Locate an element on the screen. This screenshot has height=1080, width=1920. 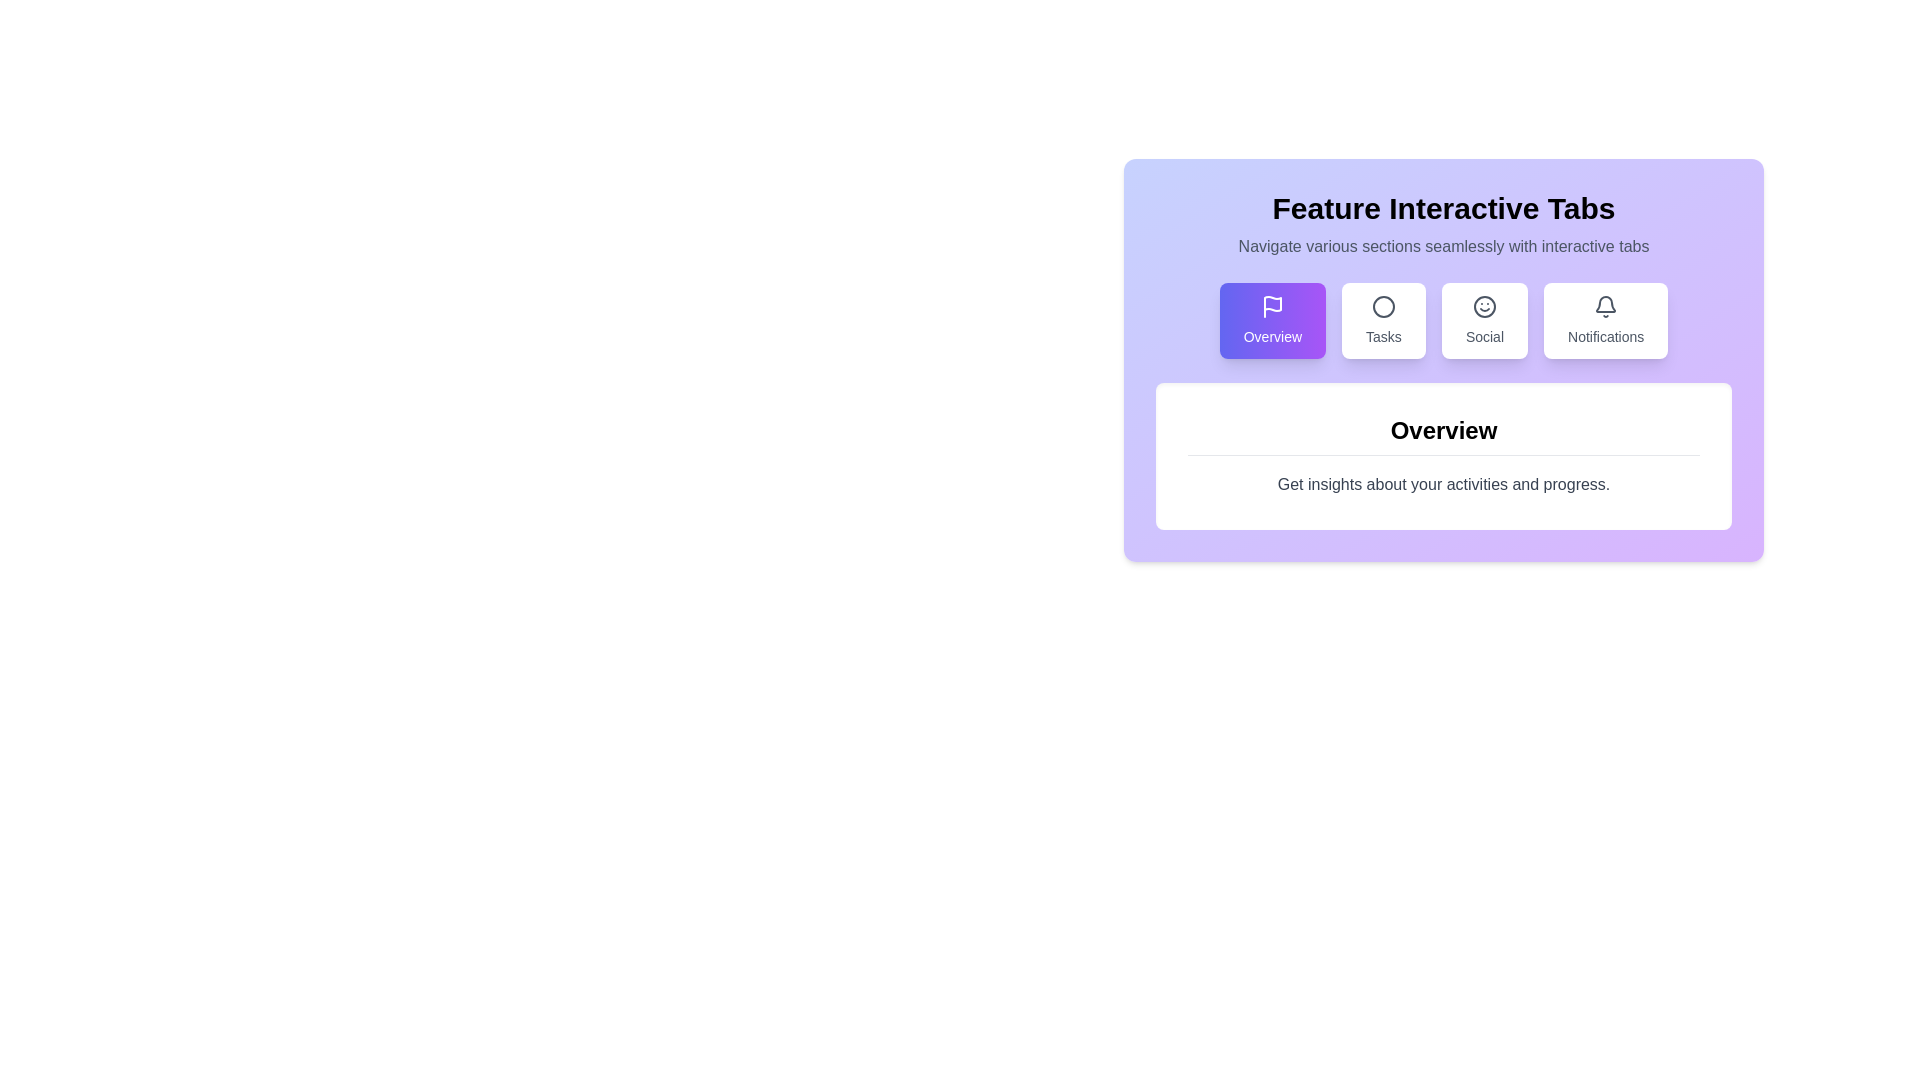
the 'Overview' tab icon which visually represents the tab's content and is positioned at the top center of the tab, above the text label 'Overview' is located at coordinates (1271, 307).